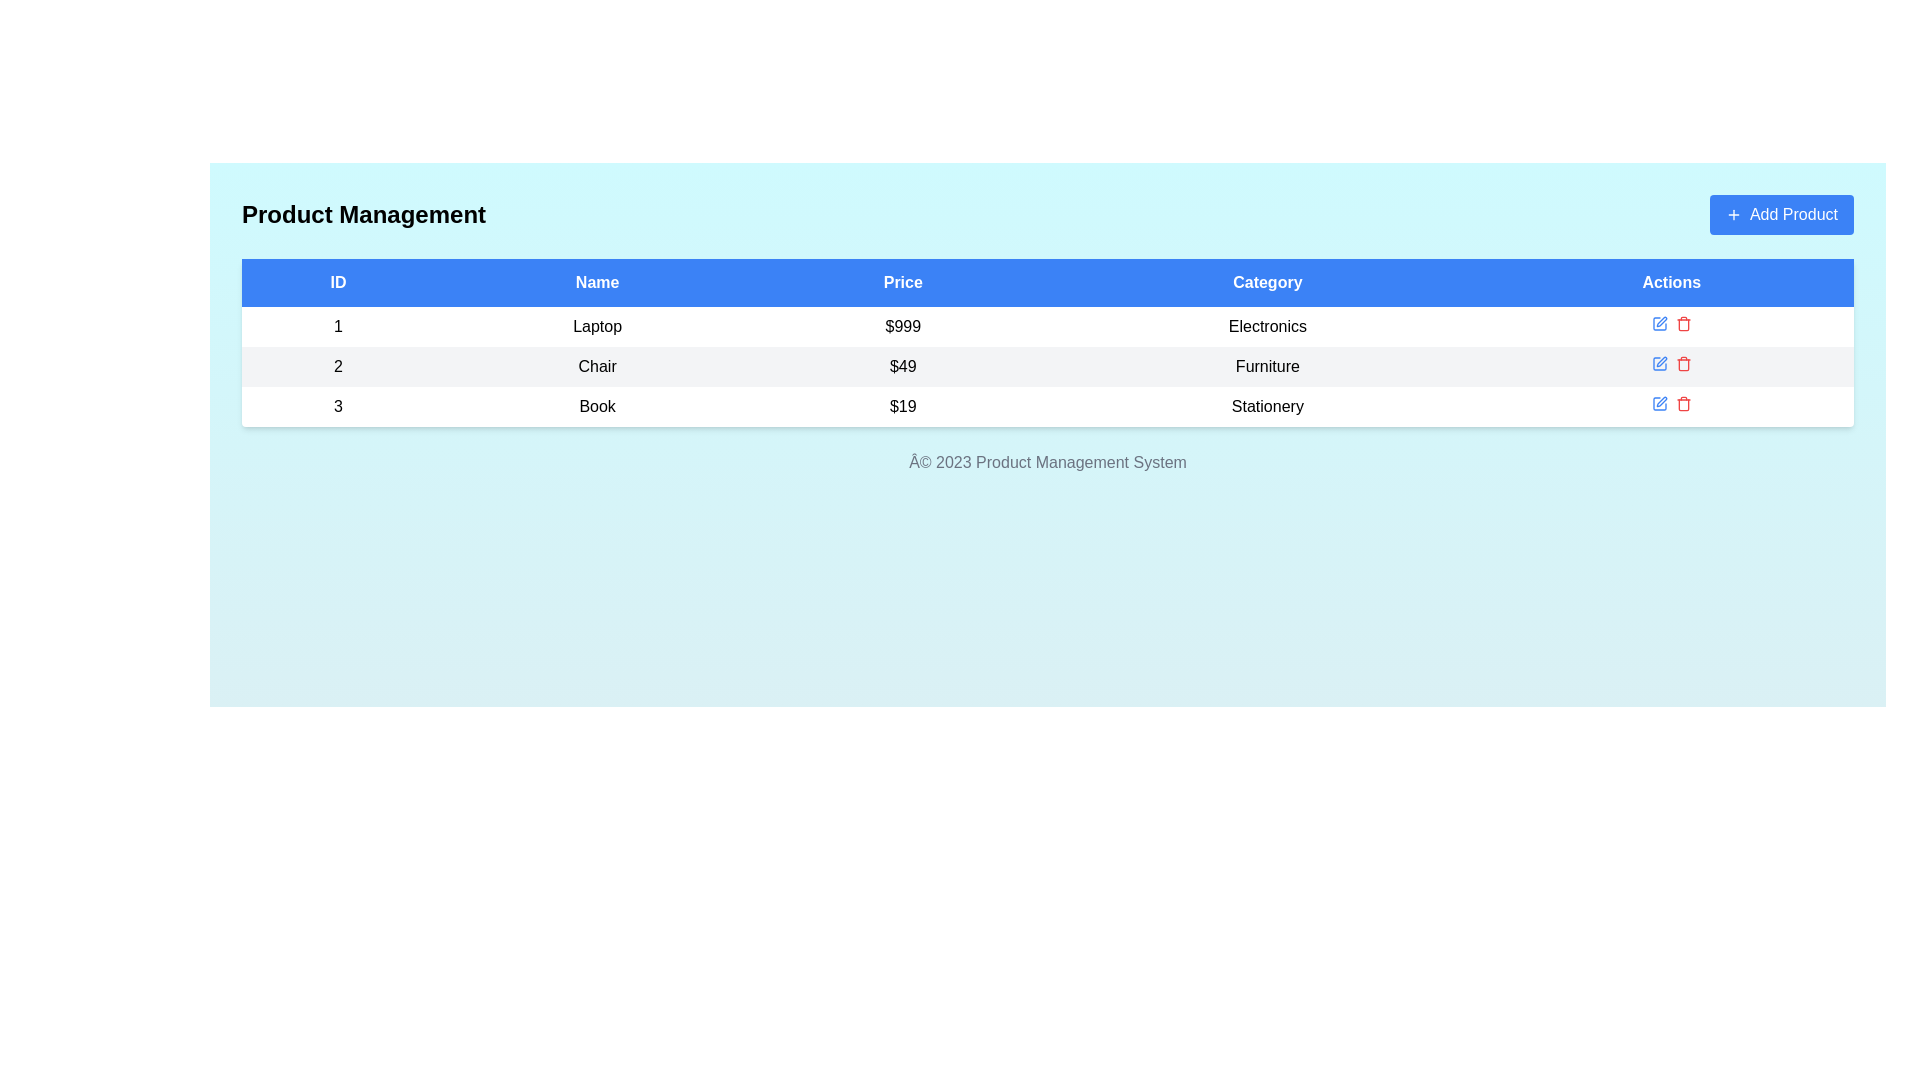 This screenshot has height=1080, width=1920. Describe the element at coordinates (1266, 406) in the screenshot. I see `the 'Stationery' text label, which is located in the fourth column of the third row of a table, displaying in plain black font on a white background` at that location.